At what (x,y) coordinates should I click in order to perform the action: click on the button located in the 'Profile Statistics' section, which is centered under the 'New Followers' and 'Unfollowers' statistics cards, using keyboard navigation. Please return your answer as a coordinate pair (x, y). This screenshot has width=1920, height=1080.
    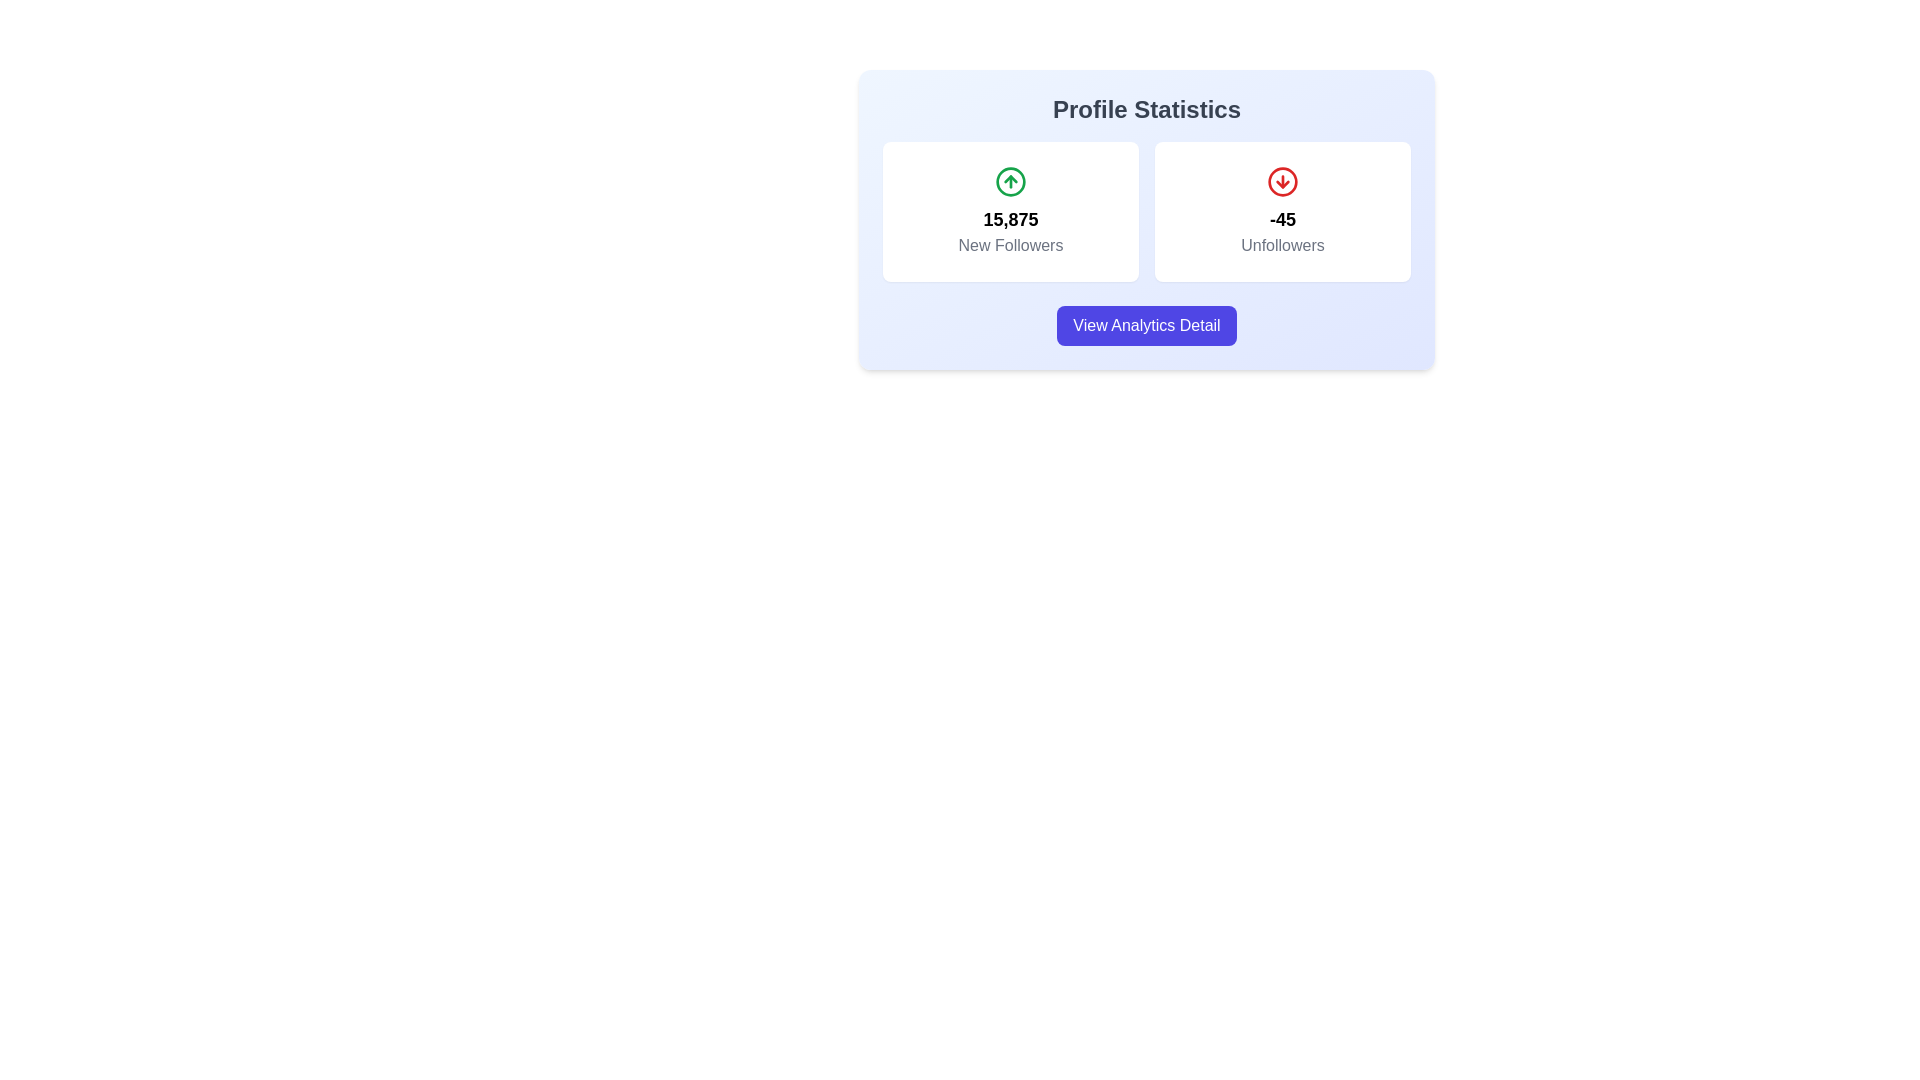
    Looking at the image, I should click on (1147, 325).